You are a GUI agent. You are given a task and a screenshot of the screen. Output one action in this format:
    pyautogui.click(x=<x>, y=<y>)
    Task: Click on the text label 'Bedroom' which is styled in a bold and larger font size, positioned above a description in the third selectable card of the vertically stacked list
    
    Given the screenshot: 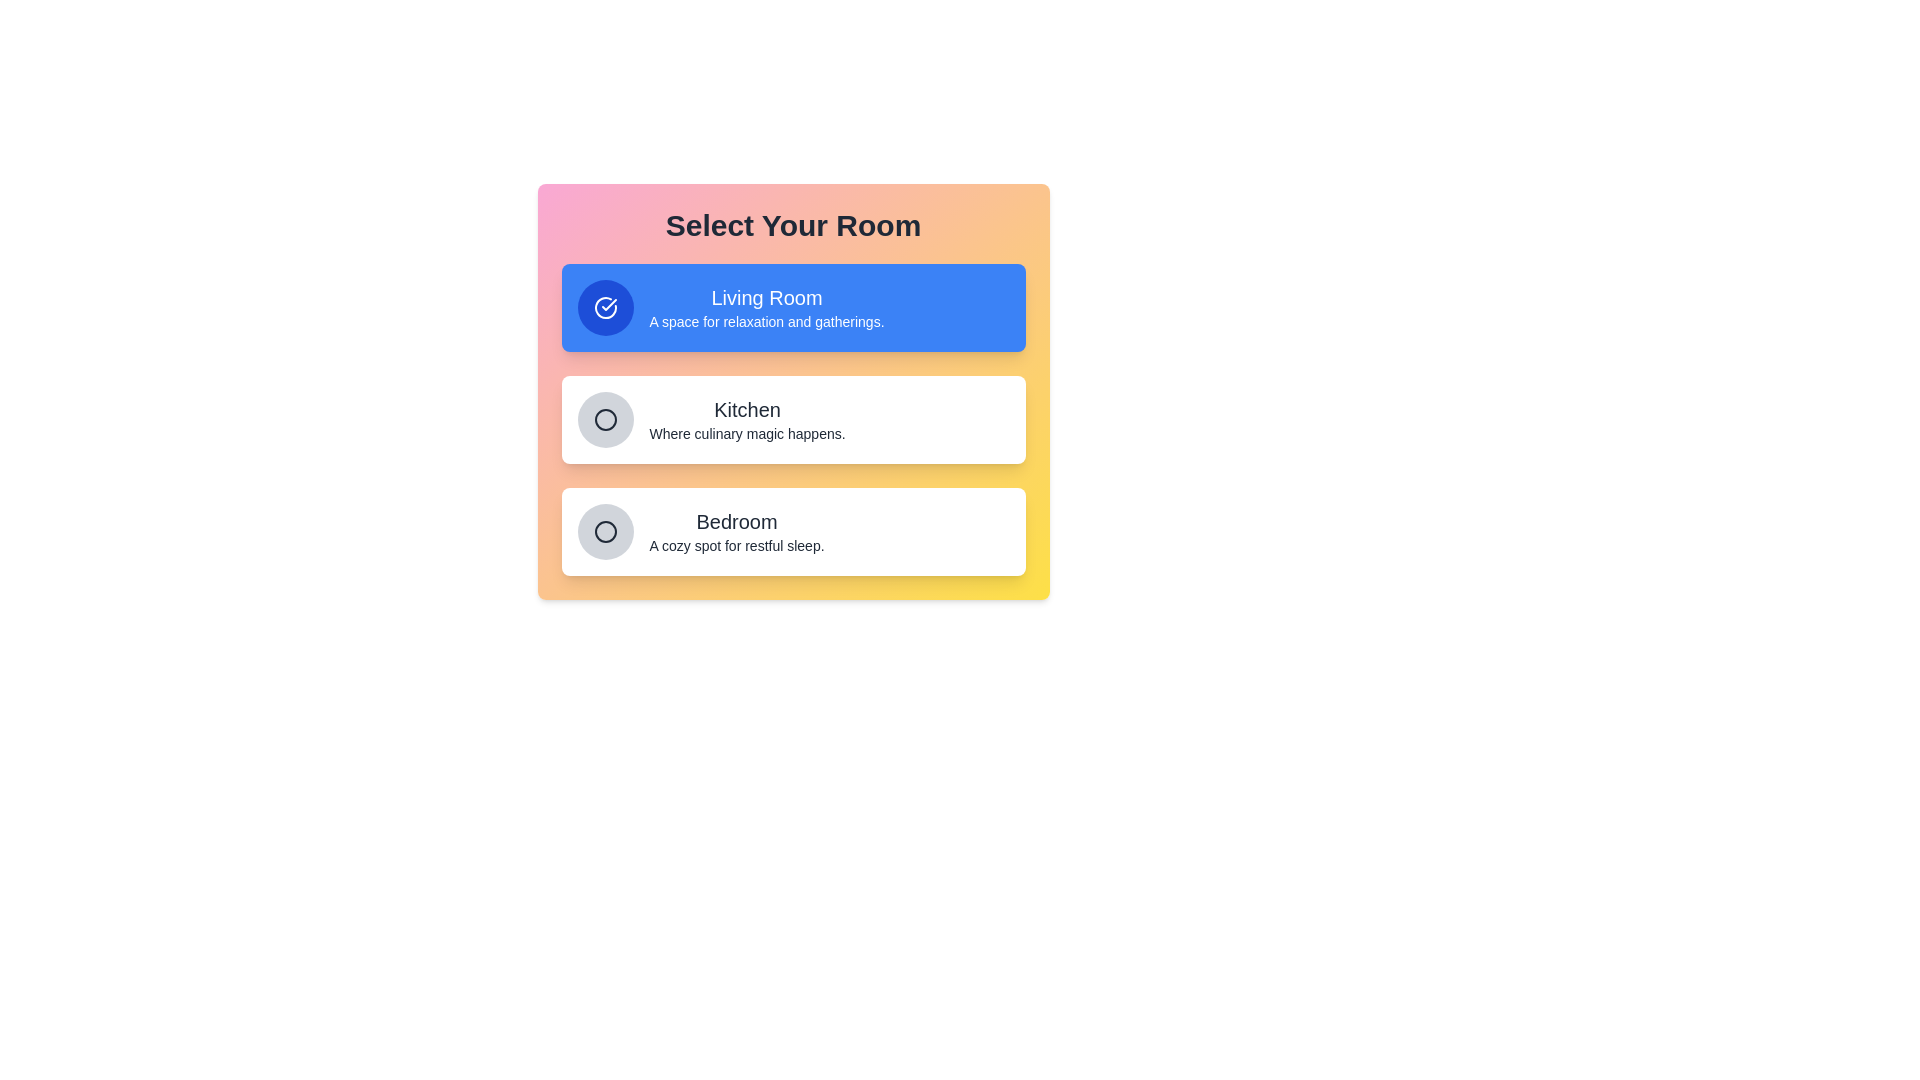 What is the action you would take?
    pyautogui.click(x=736, y=520)
    